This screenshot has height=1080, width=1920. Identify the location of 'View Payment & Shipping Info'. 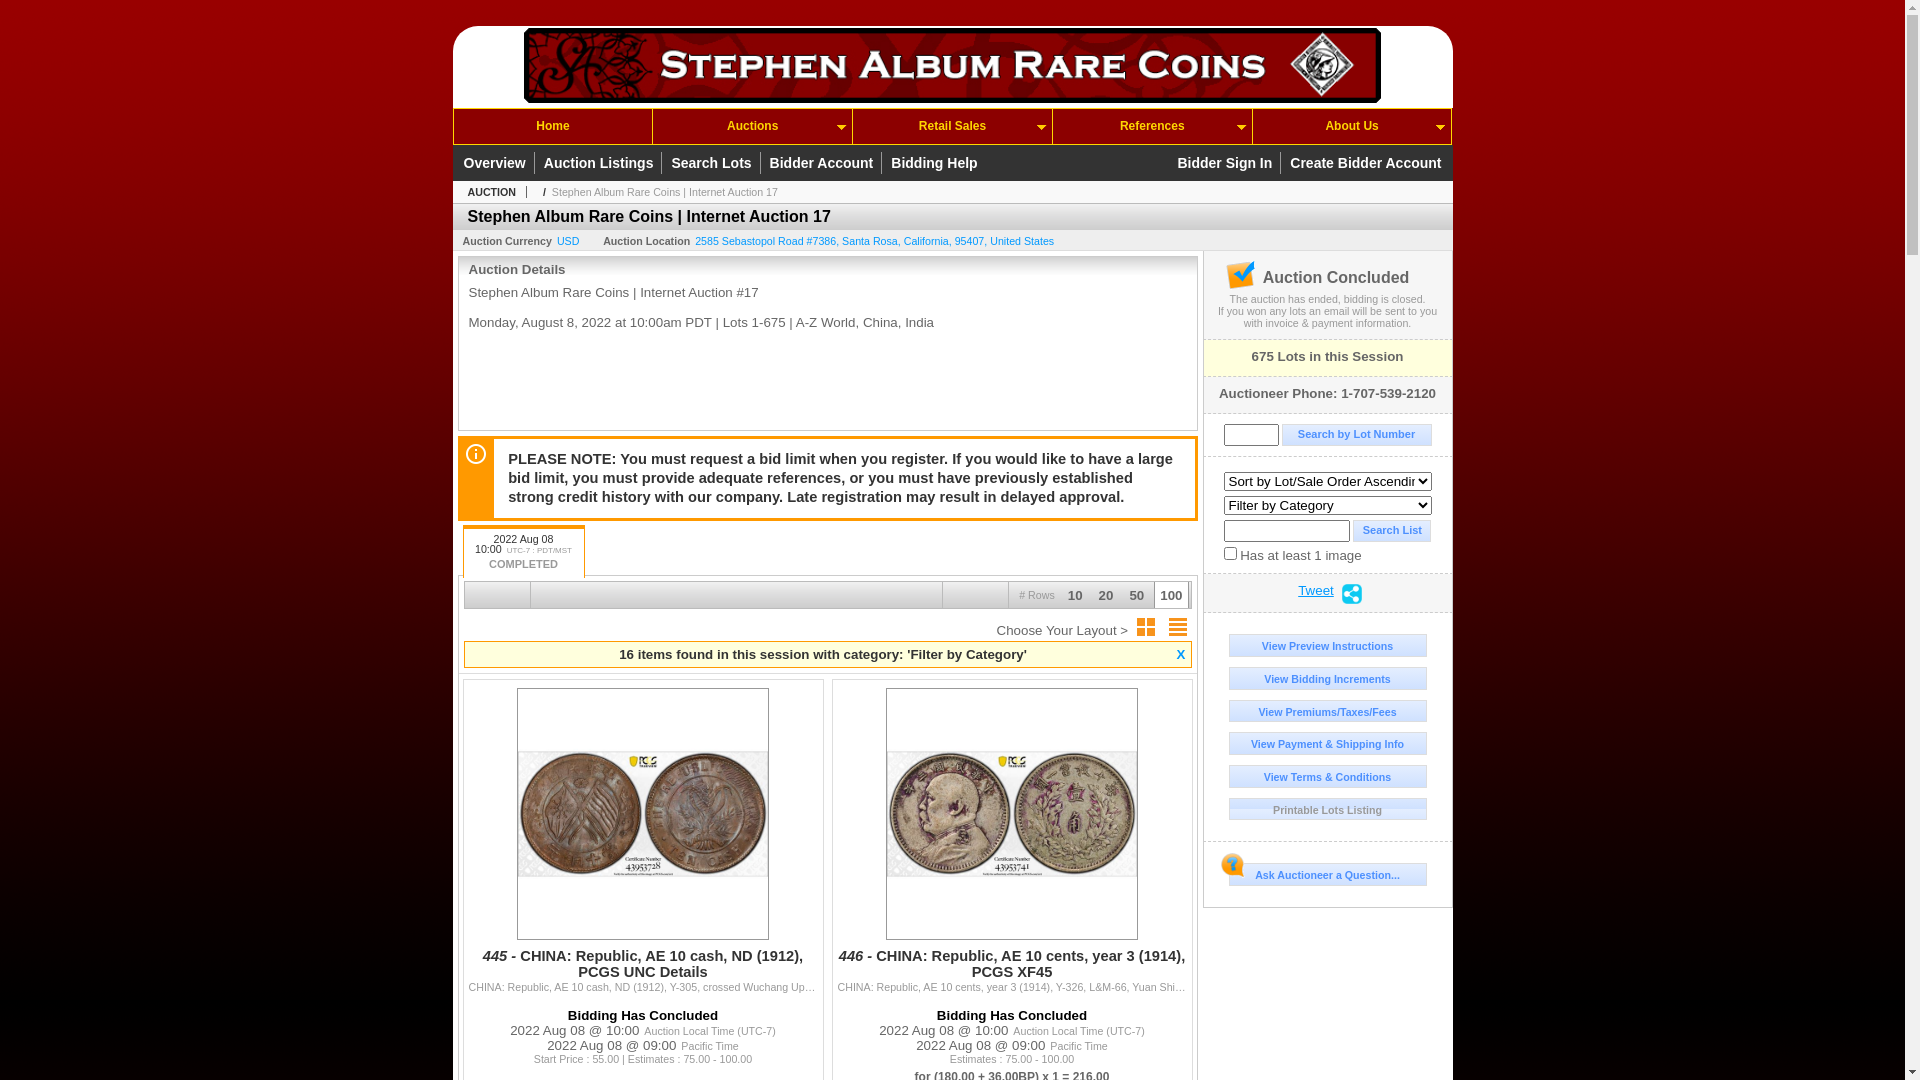
(1326, 743).